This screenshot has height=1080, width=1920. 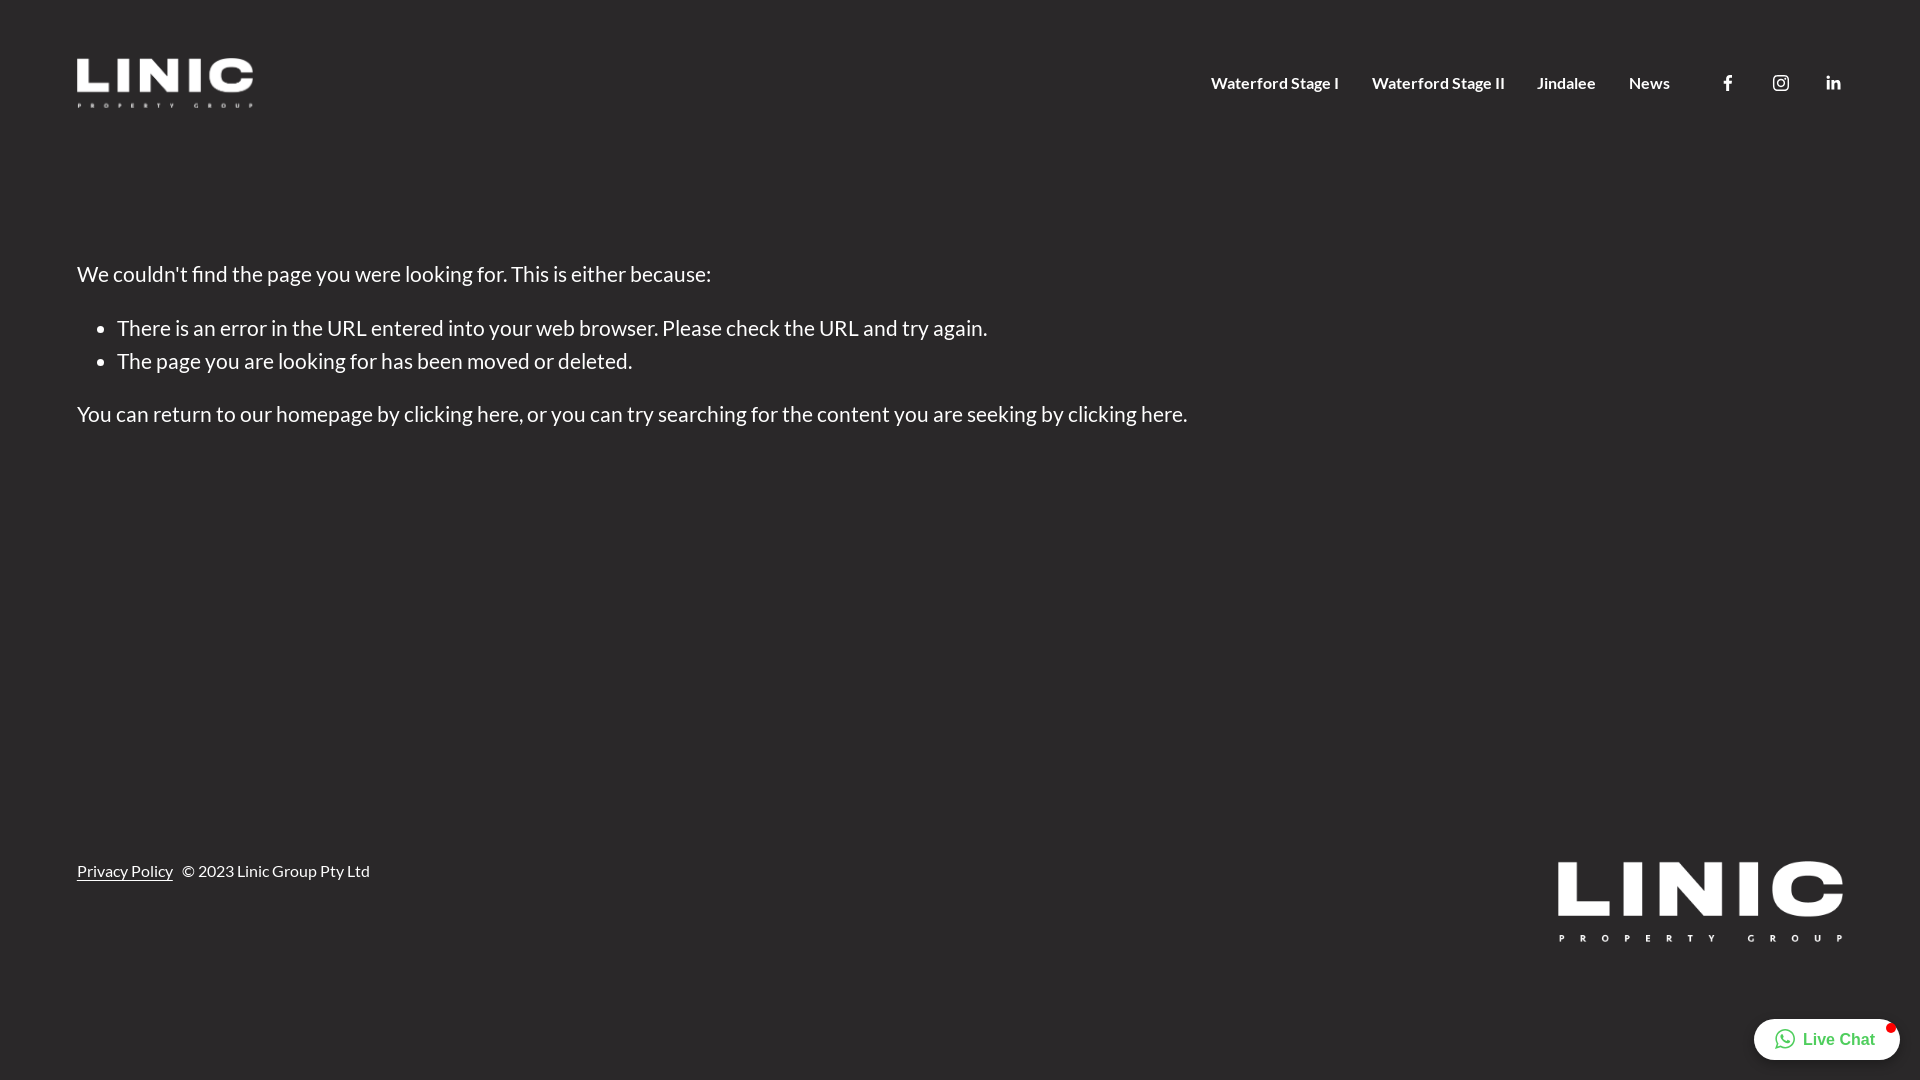 I want to click on 'clicking here', so click(x=1125, y=412).